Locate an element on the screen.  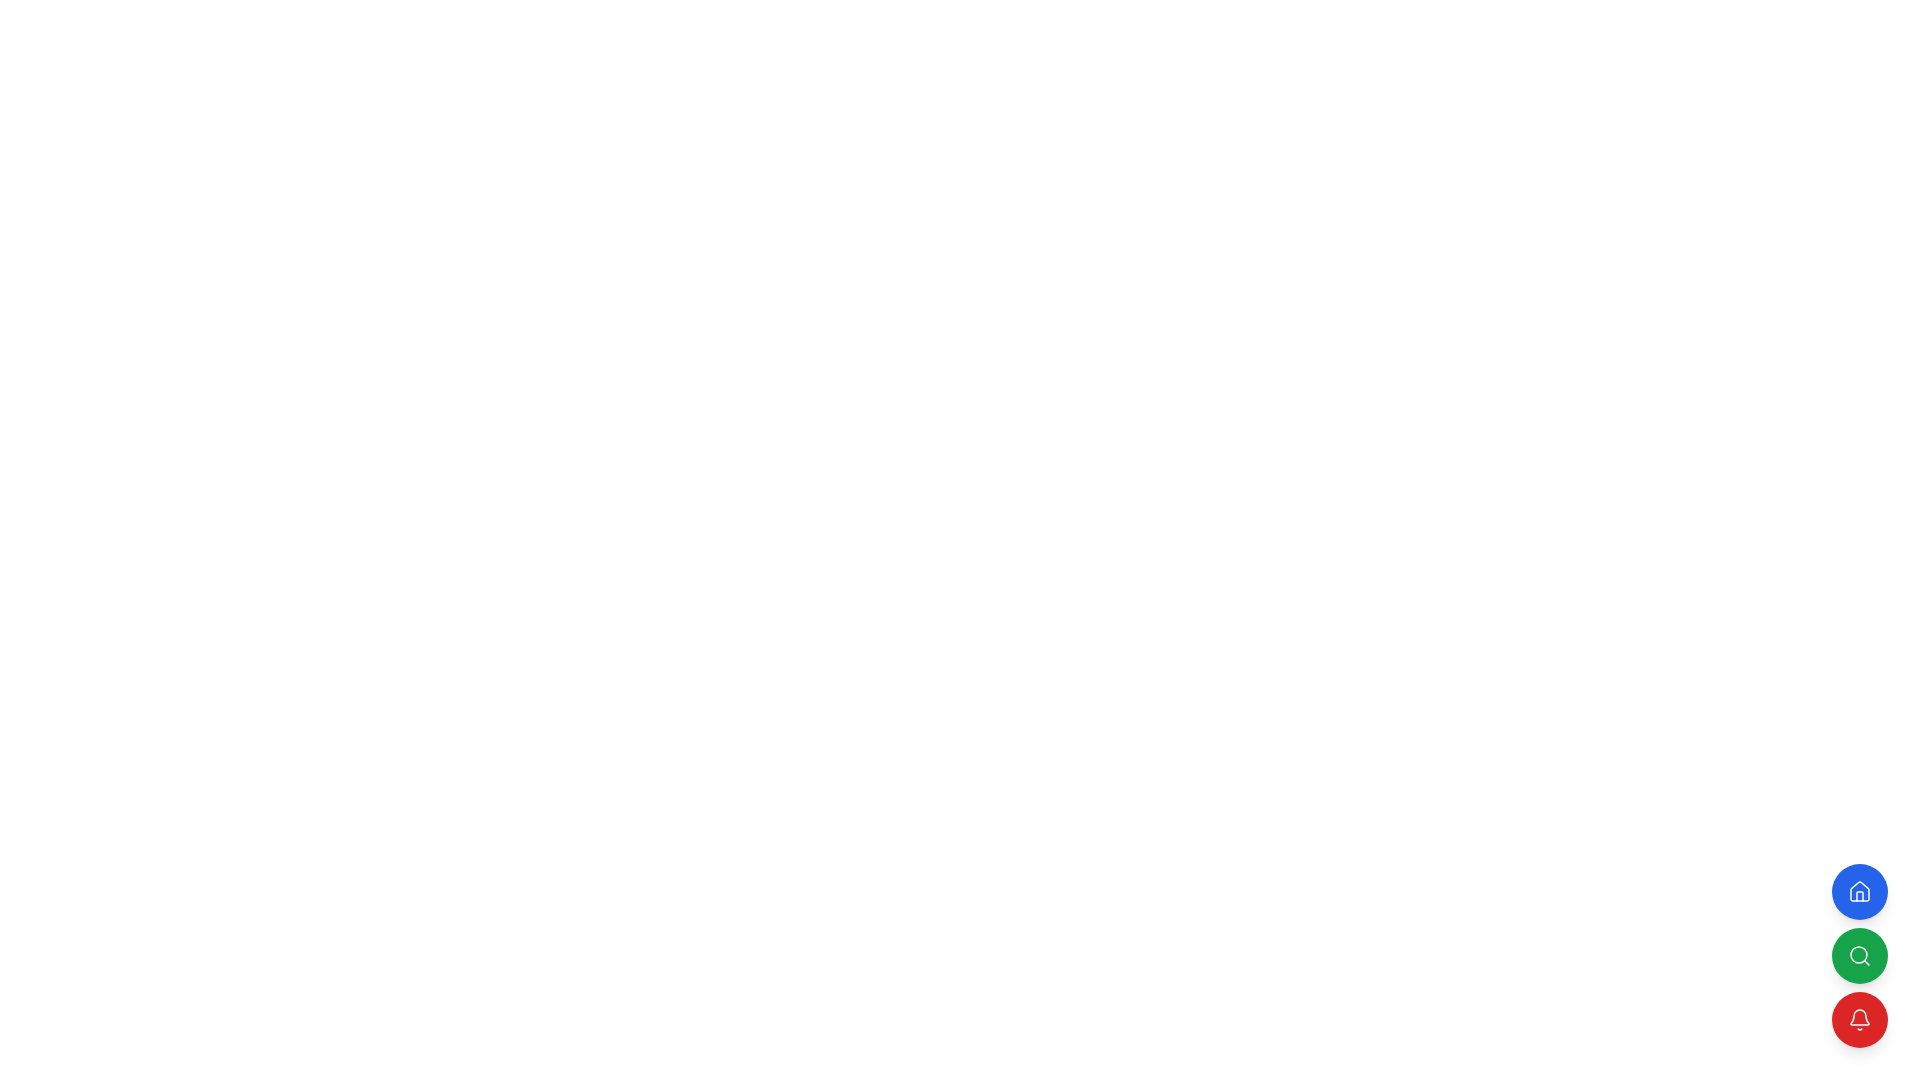
the middle button in the vertical group located at the bottom-right of the interface is located at coordinates (1859, 955).